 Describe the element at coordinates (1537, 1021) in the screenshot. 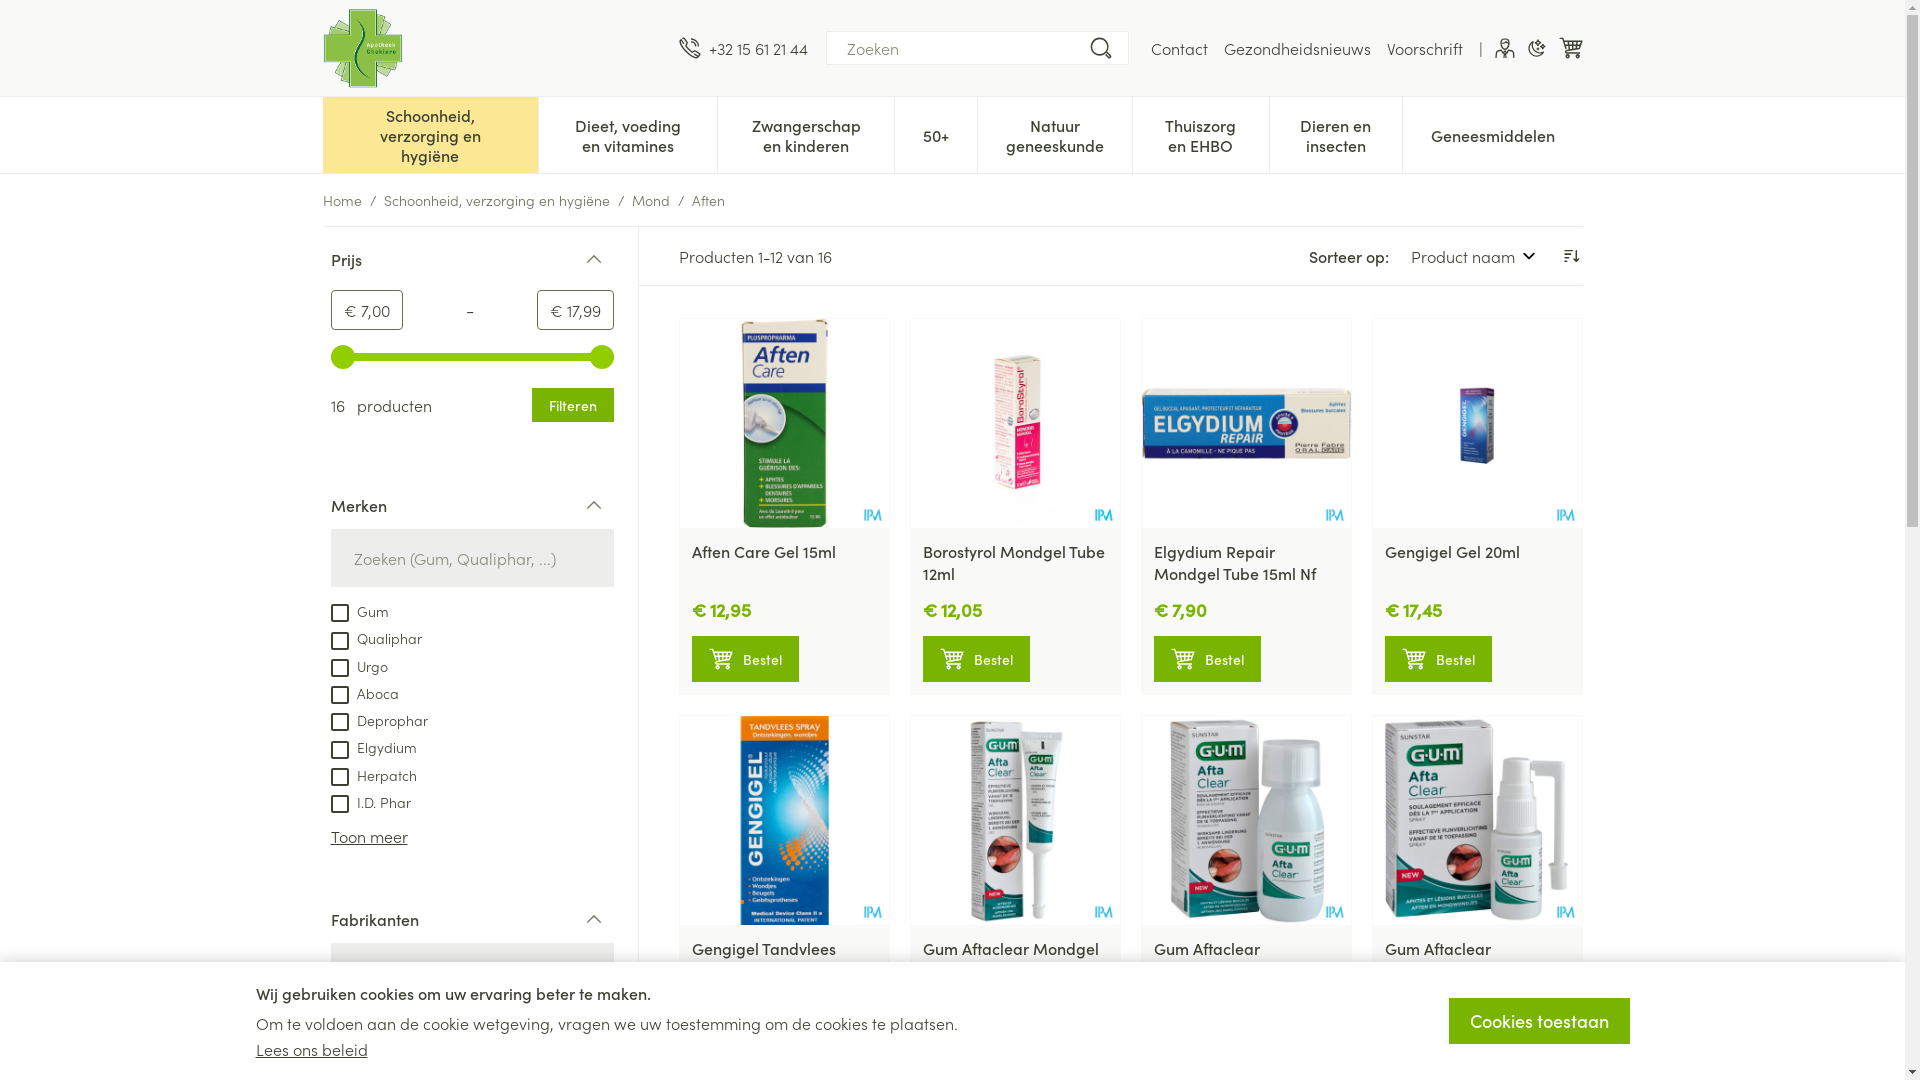

I see `'Cookies toestaan'` at that location.